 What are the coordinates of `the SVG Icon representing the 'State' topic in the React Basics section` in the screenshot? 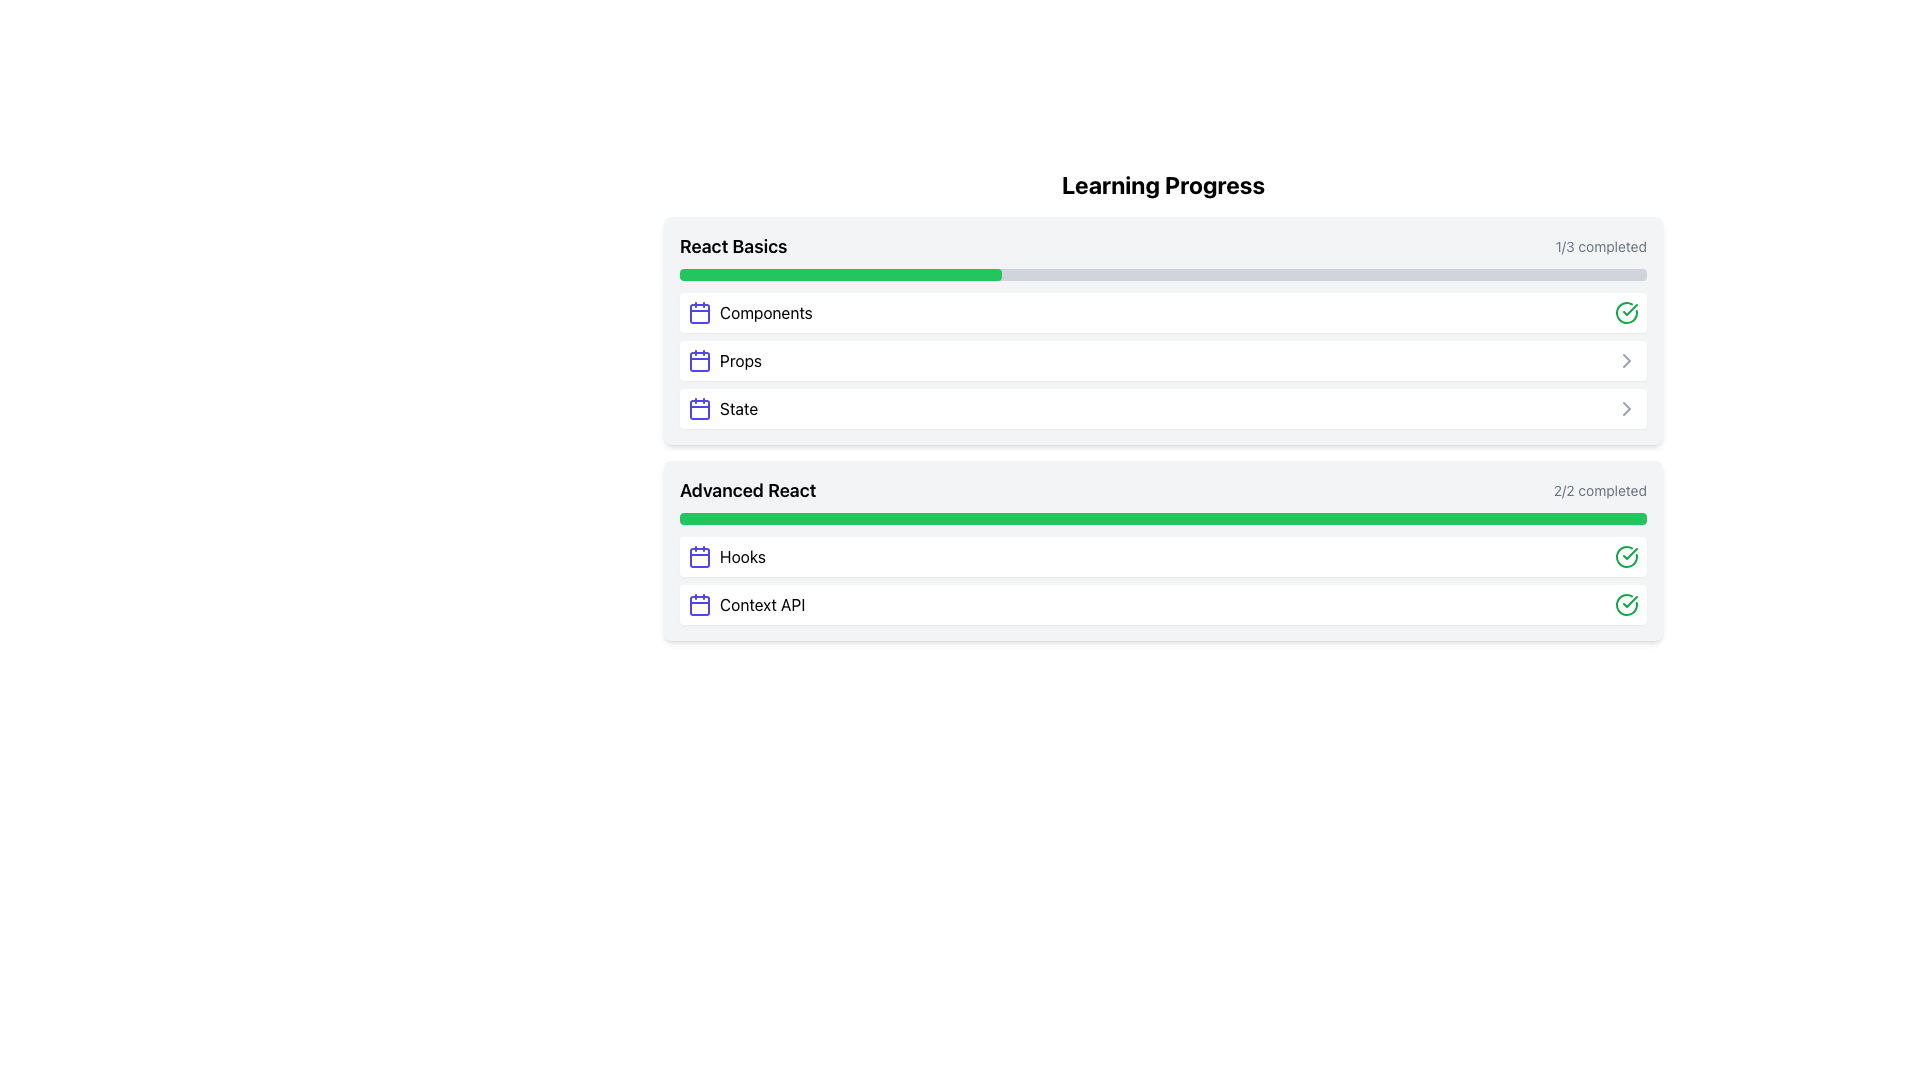 It's located at (700, 408).